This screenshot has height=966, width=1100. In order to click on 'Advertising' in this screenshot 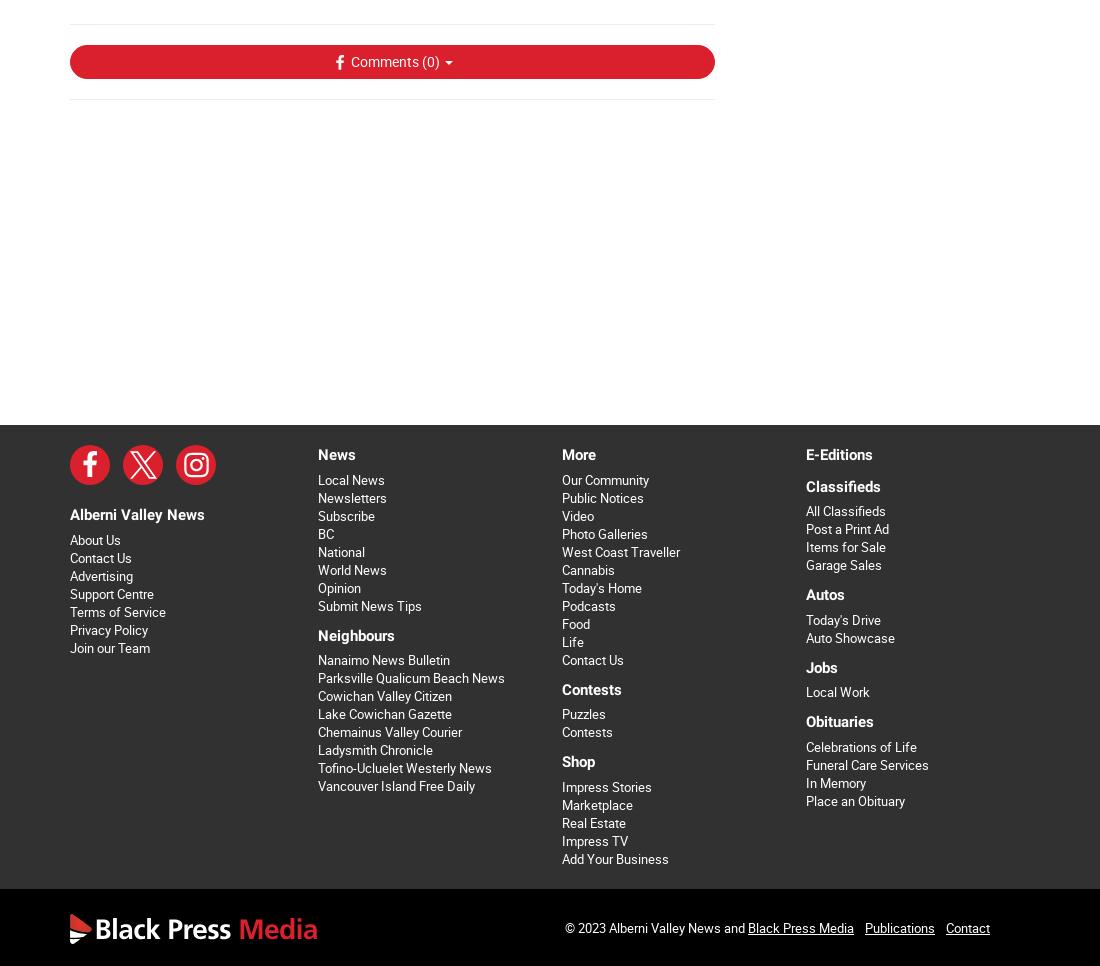, I will do `click(101, 574)`.